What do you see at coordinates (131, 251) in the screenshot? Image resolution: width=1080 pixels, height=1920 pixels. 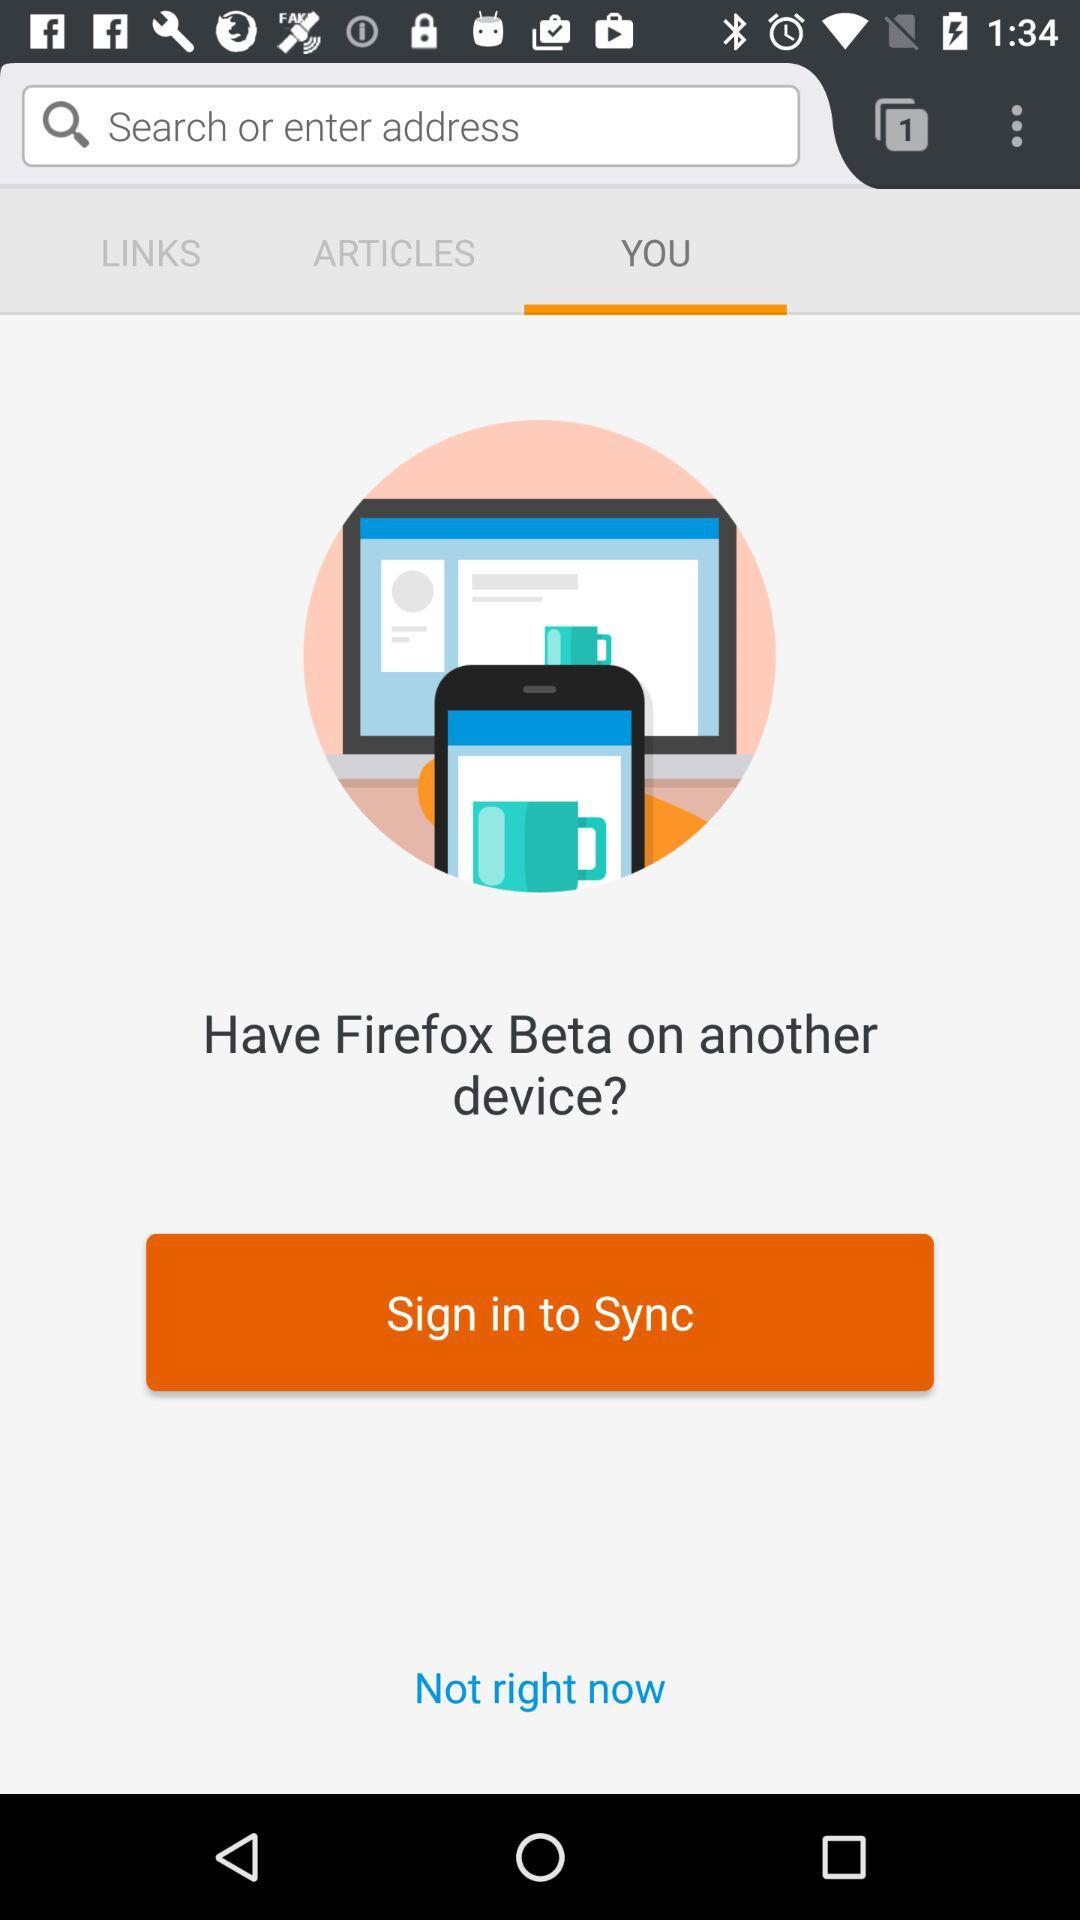 I see `the sign in to sync` at bounding box center [131, 251].